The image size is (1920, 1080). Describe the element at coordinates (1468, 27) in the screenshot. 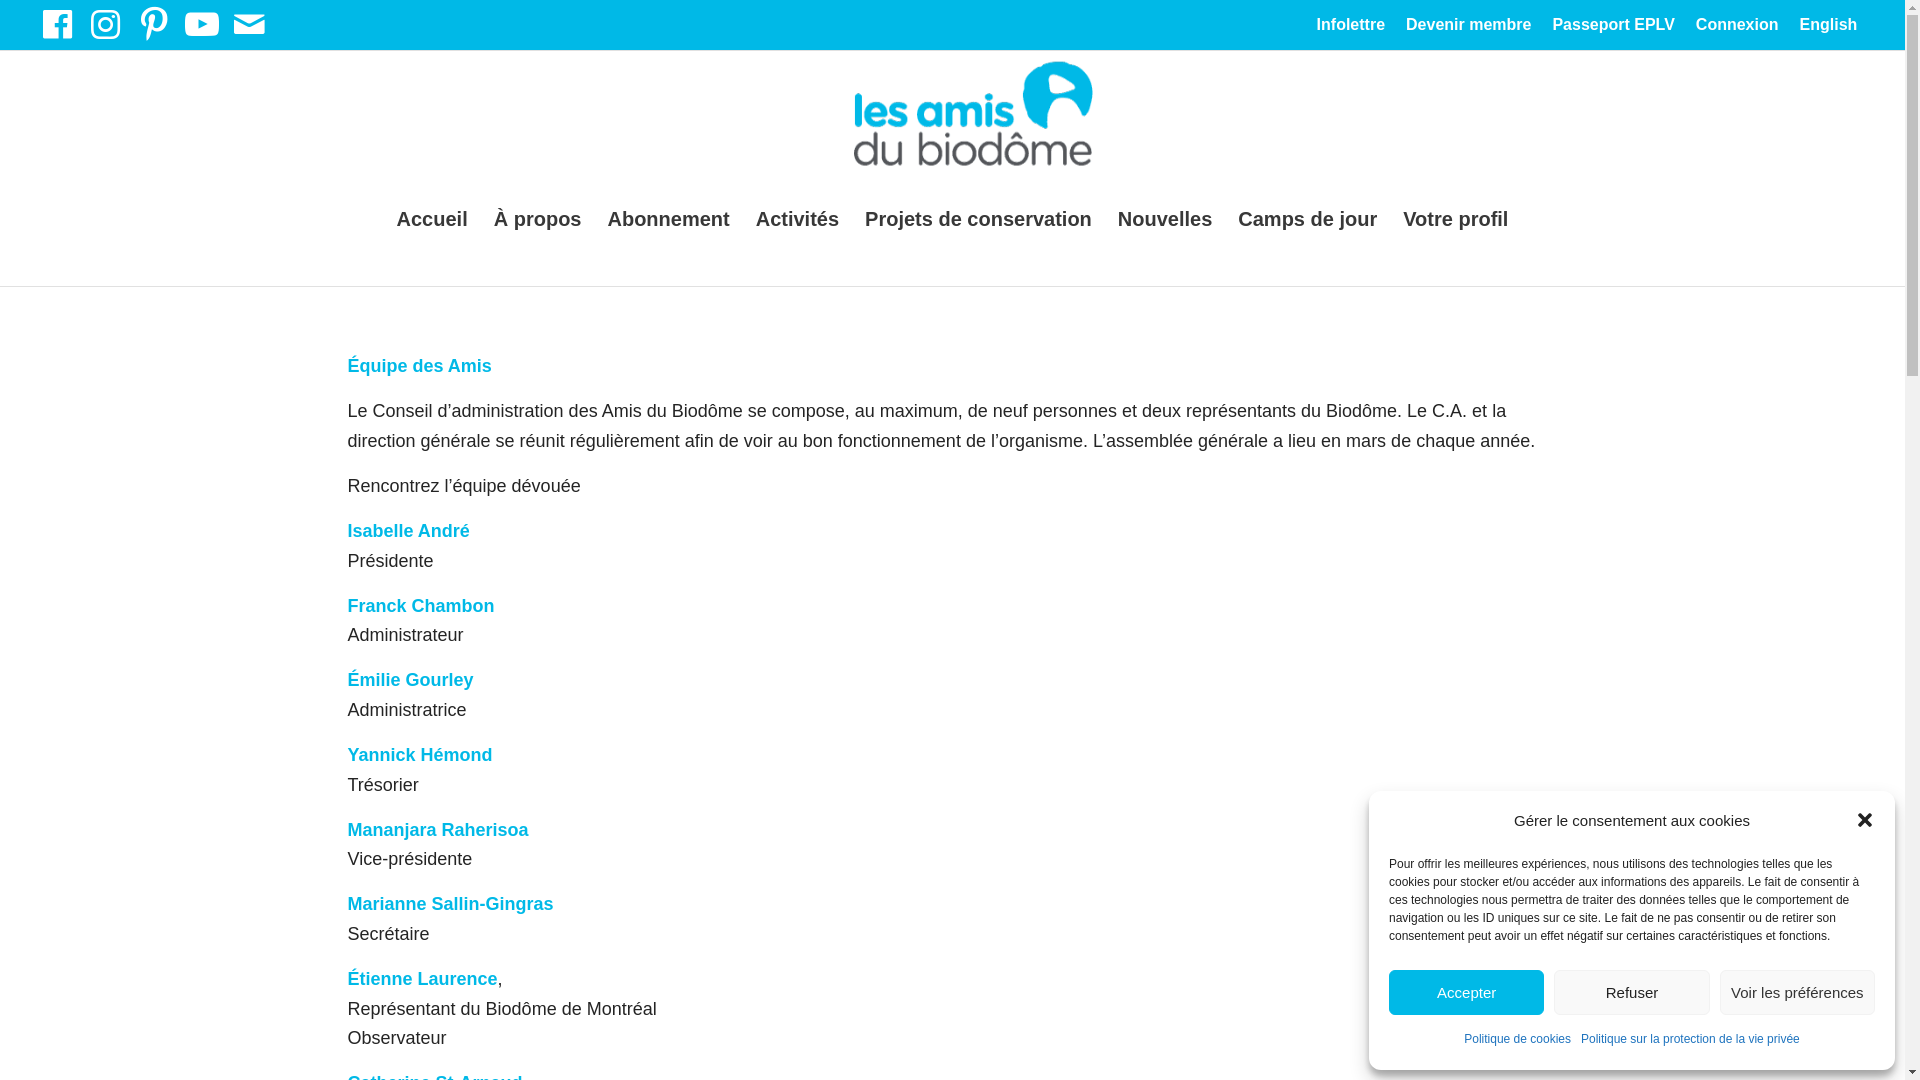

I see `'Devenir membre'` at that location.